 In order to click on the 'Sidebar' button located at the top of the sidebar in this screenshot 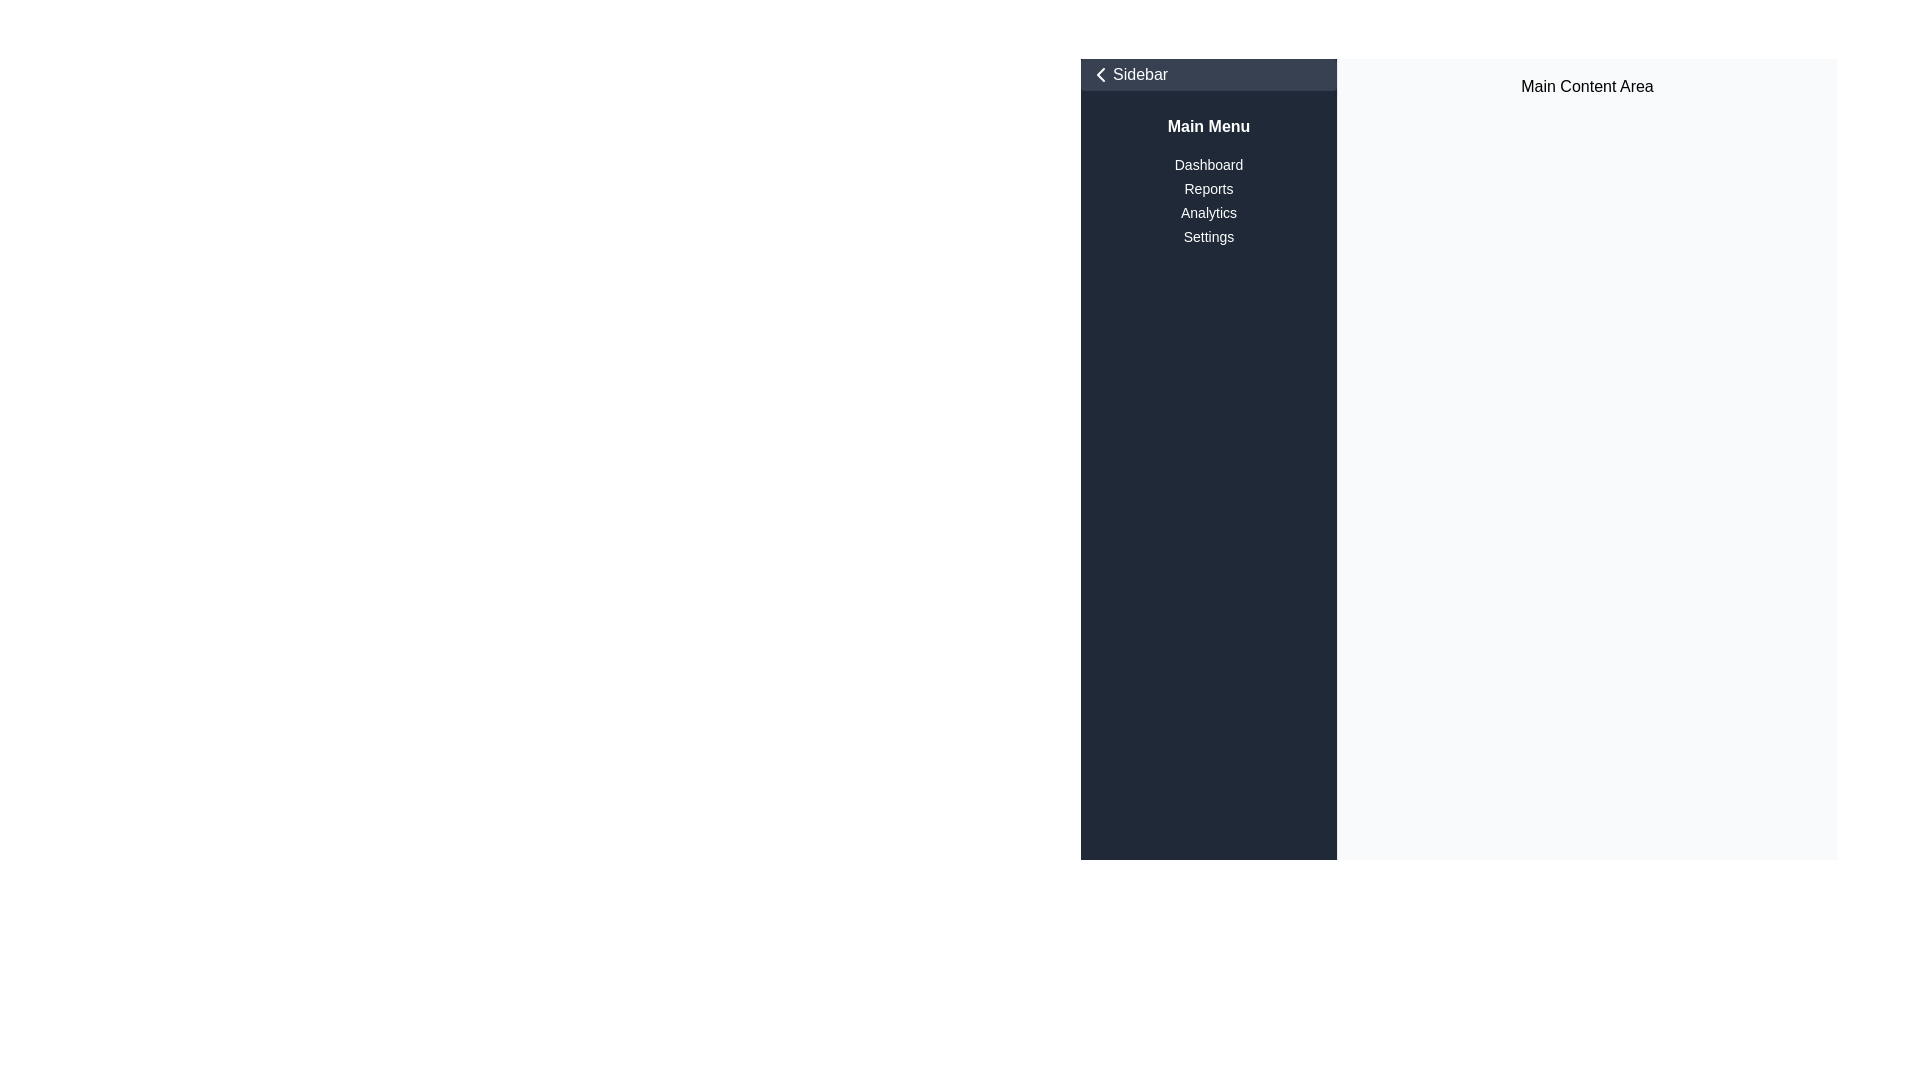, I will do `click(1208, 73)`.